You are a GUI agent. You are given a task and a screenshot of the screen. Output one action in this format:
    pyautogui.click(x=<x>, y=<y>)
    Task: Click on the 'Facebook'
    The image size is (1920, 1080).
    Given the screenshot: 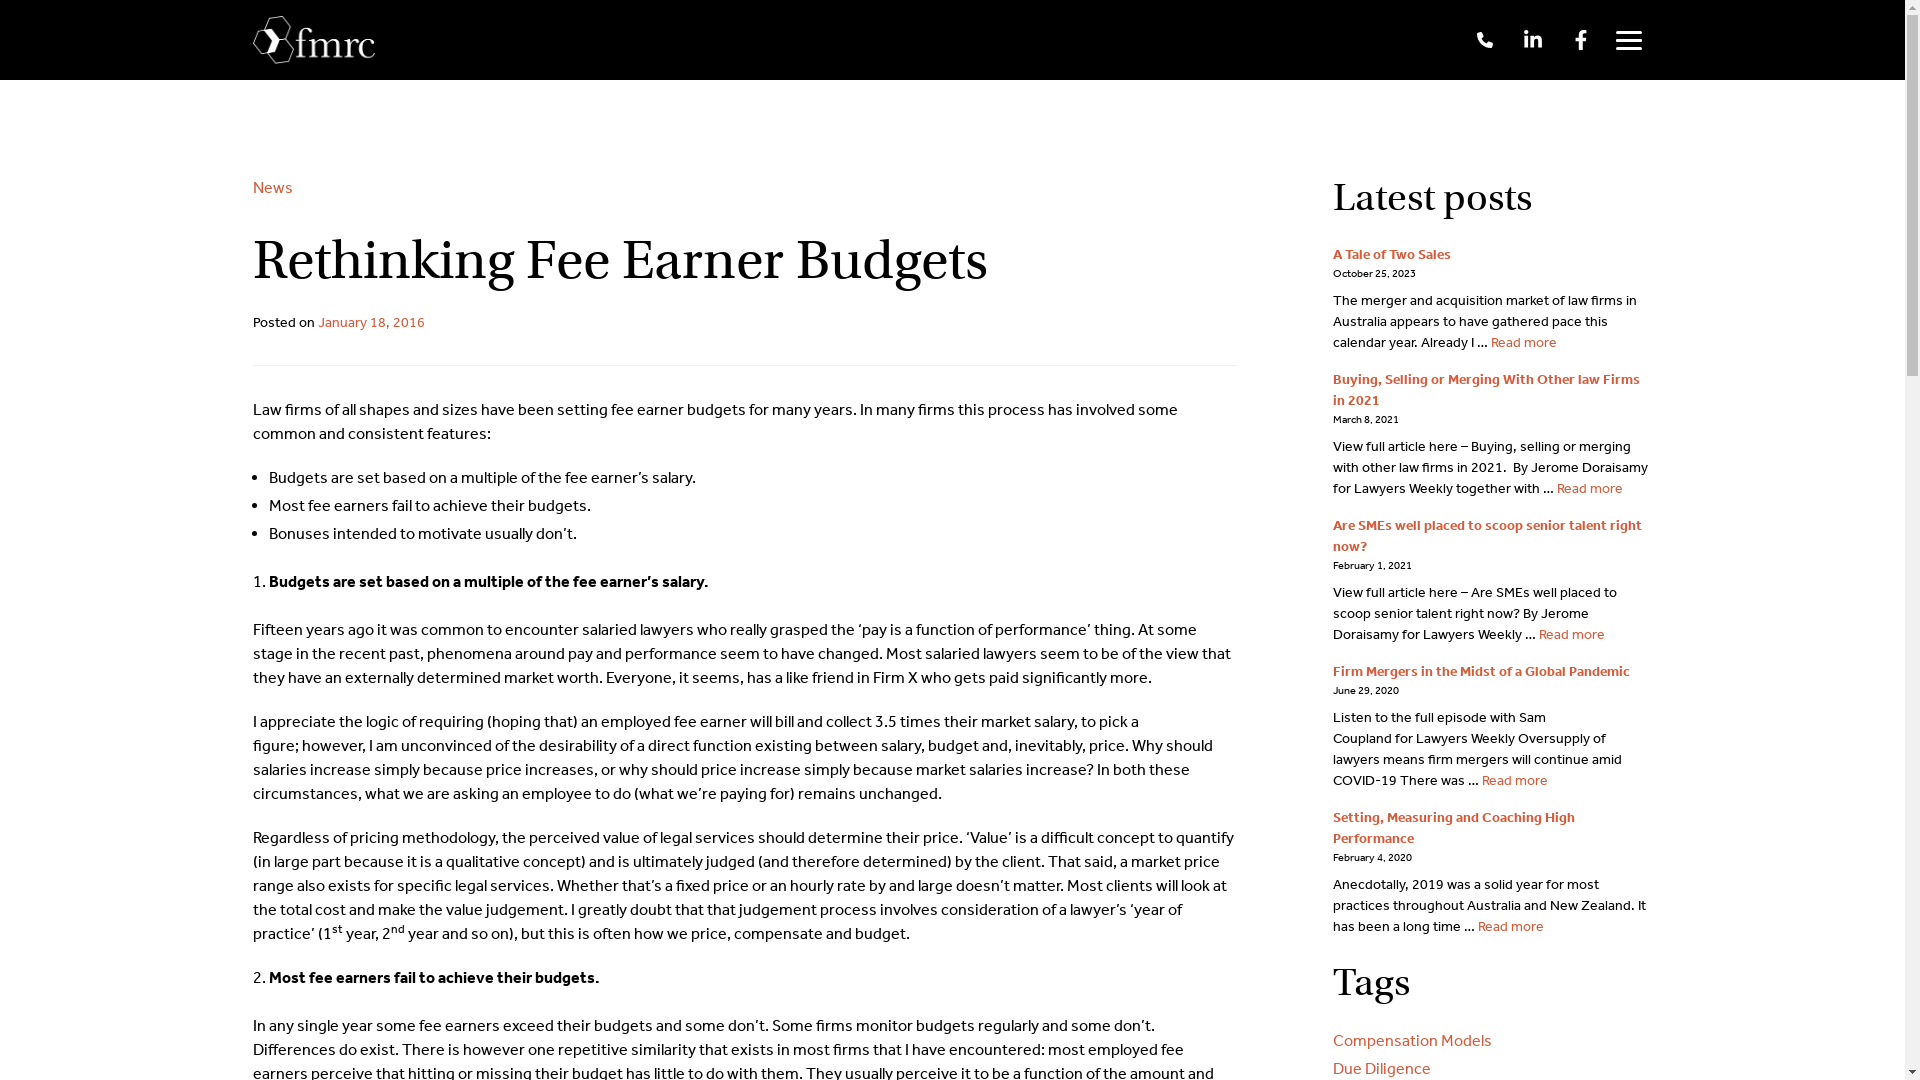 What is the action you would take?
    pyautogui.click(x=1578, y=39)
    